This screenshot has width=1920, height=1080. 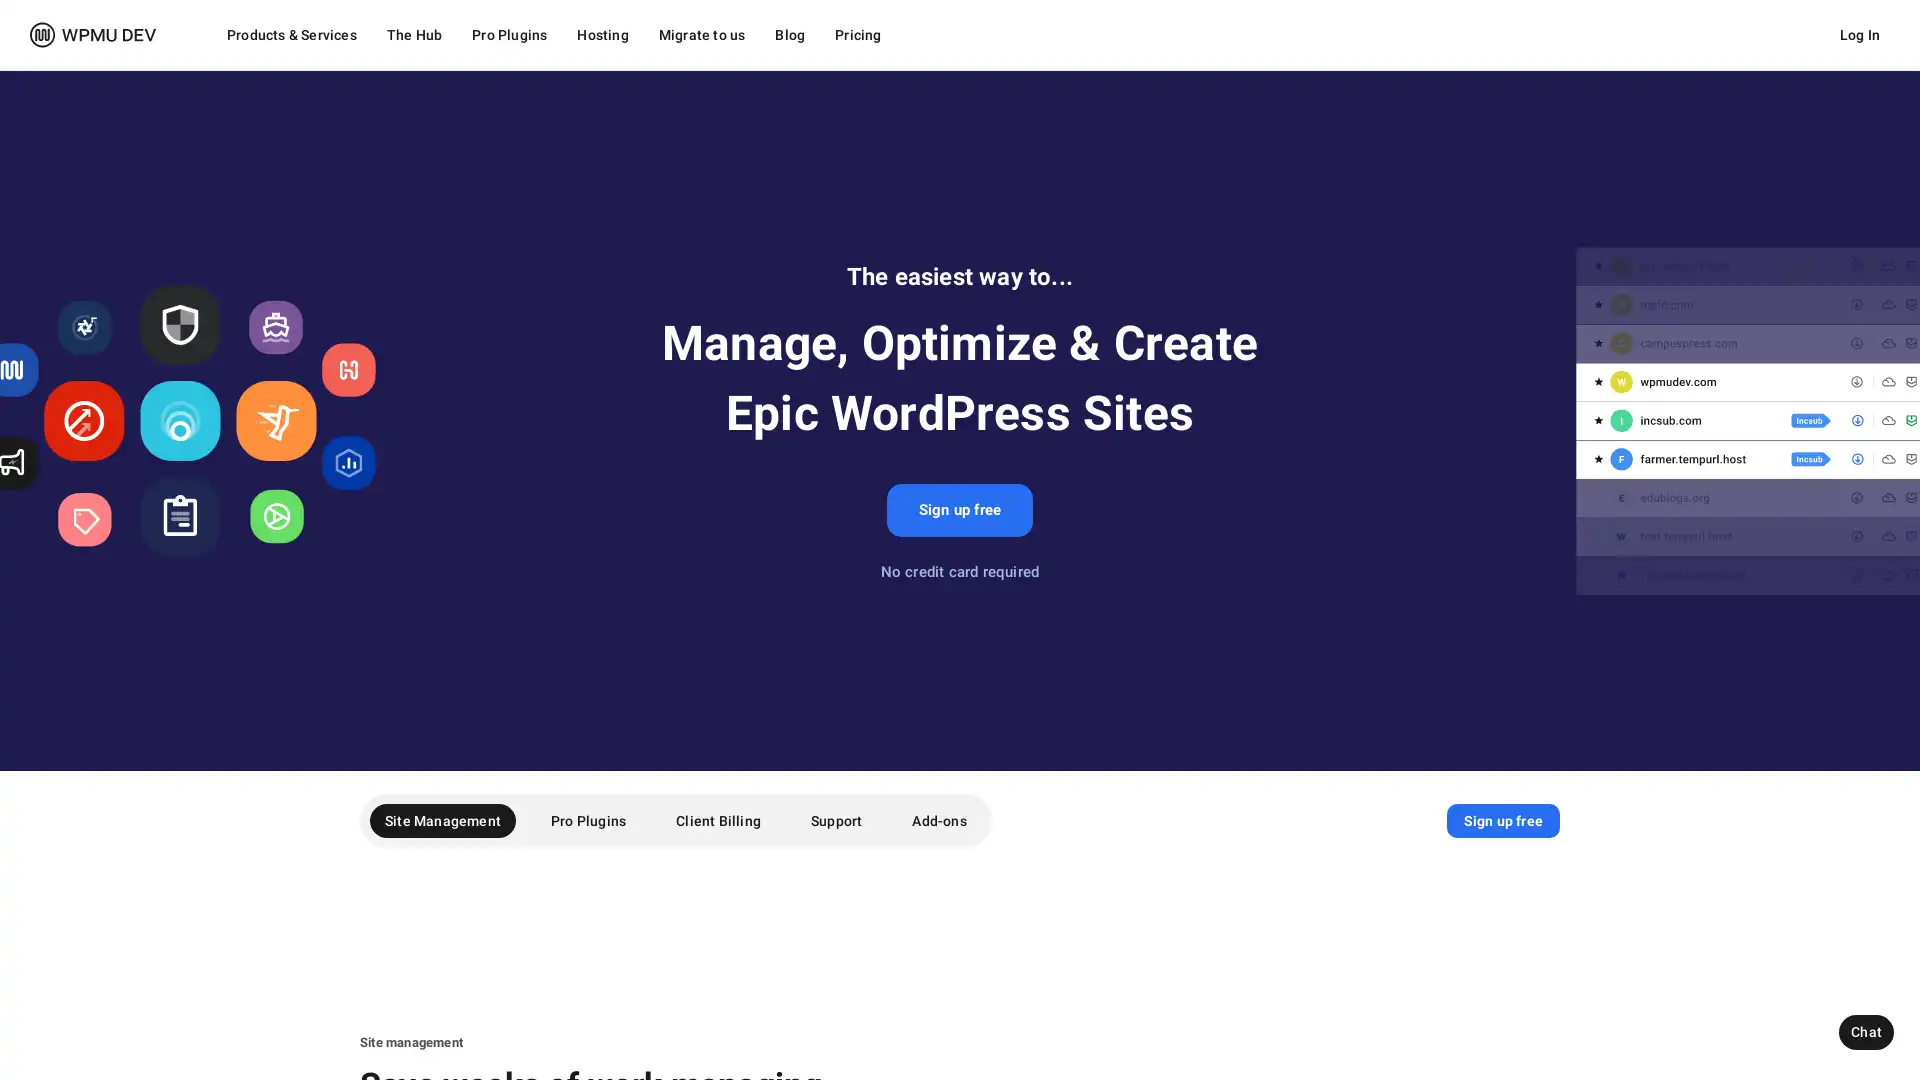 What do you see at coordinates (587, 821) in the screenshot?
I see `Pro Plugins` at bounding box center [587, 821].